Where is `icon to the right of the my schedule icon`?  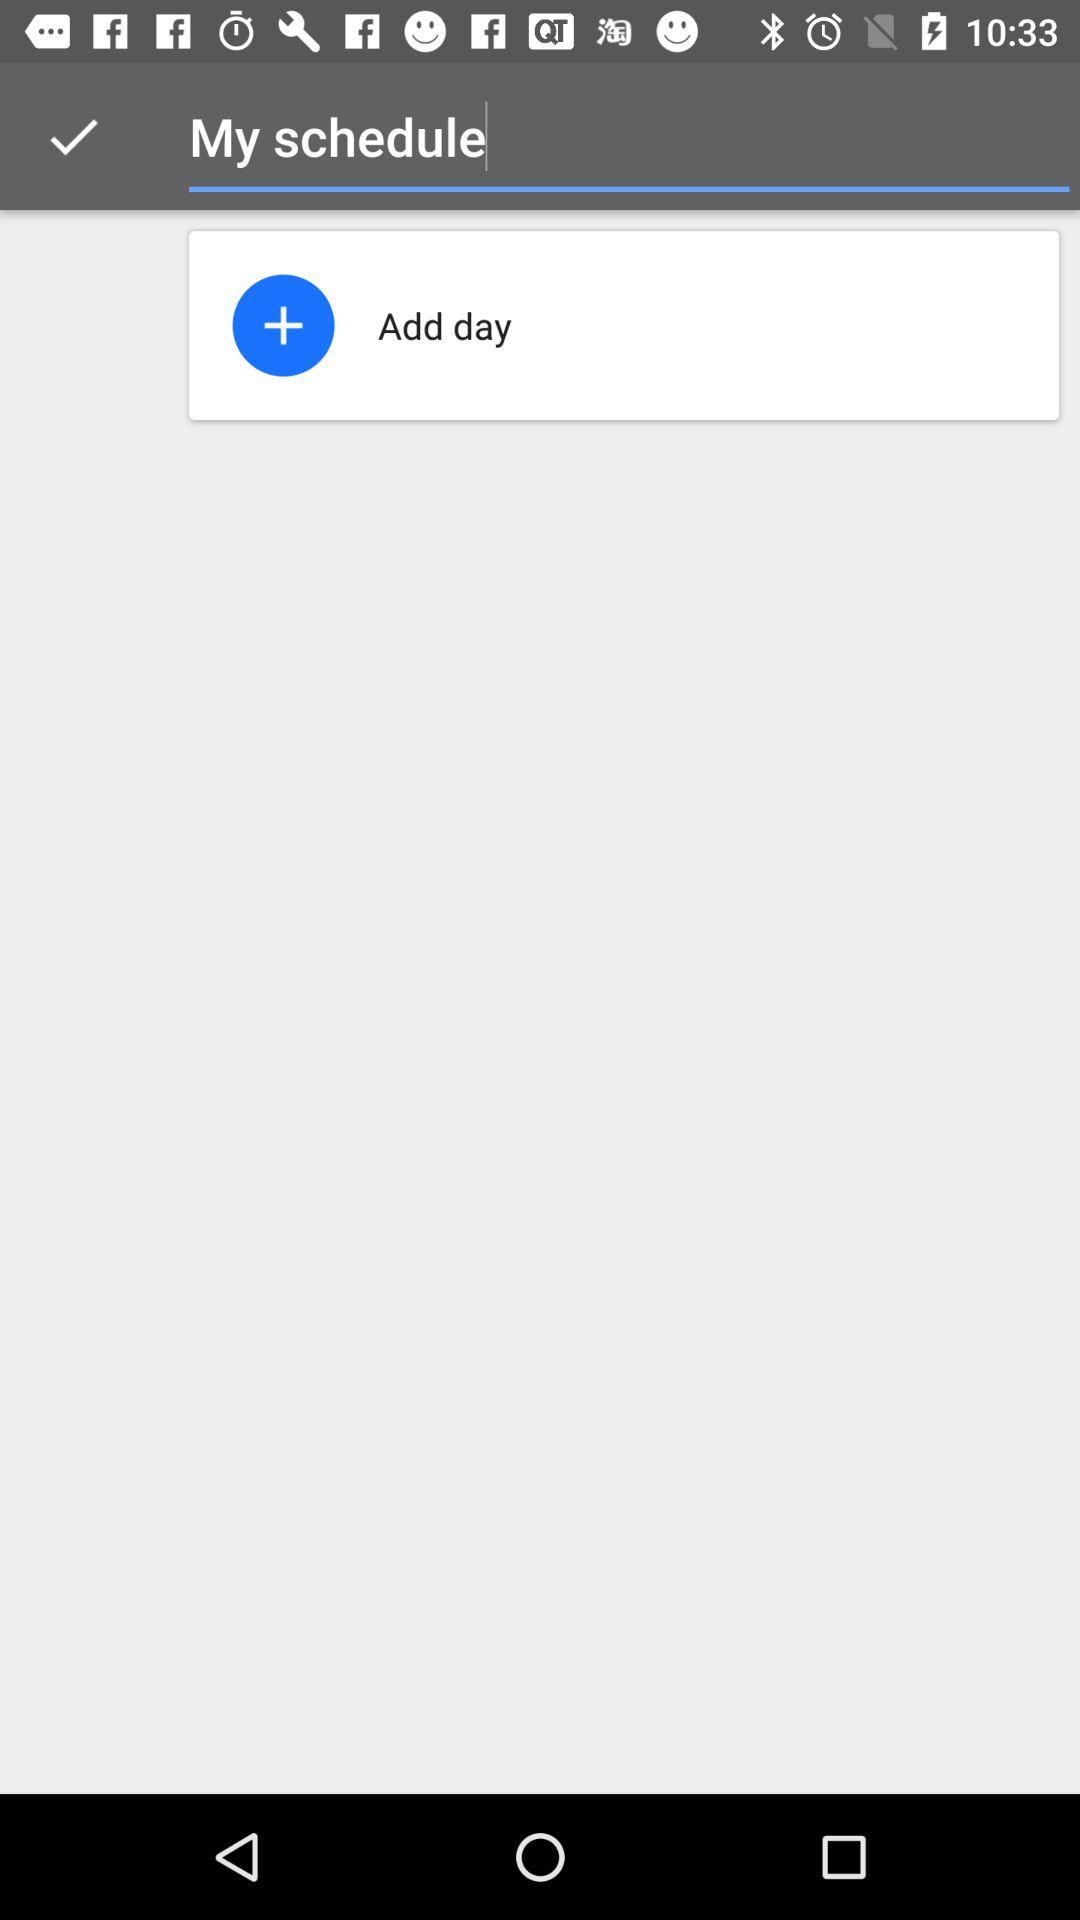 icon to the right of the my schedule icon is located at coordinates (1027, 135).